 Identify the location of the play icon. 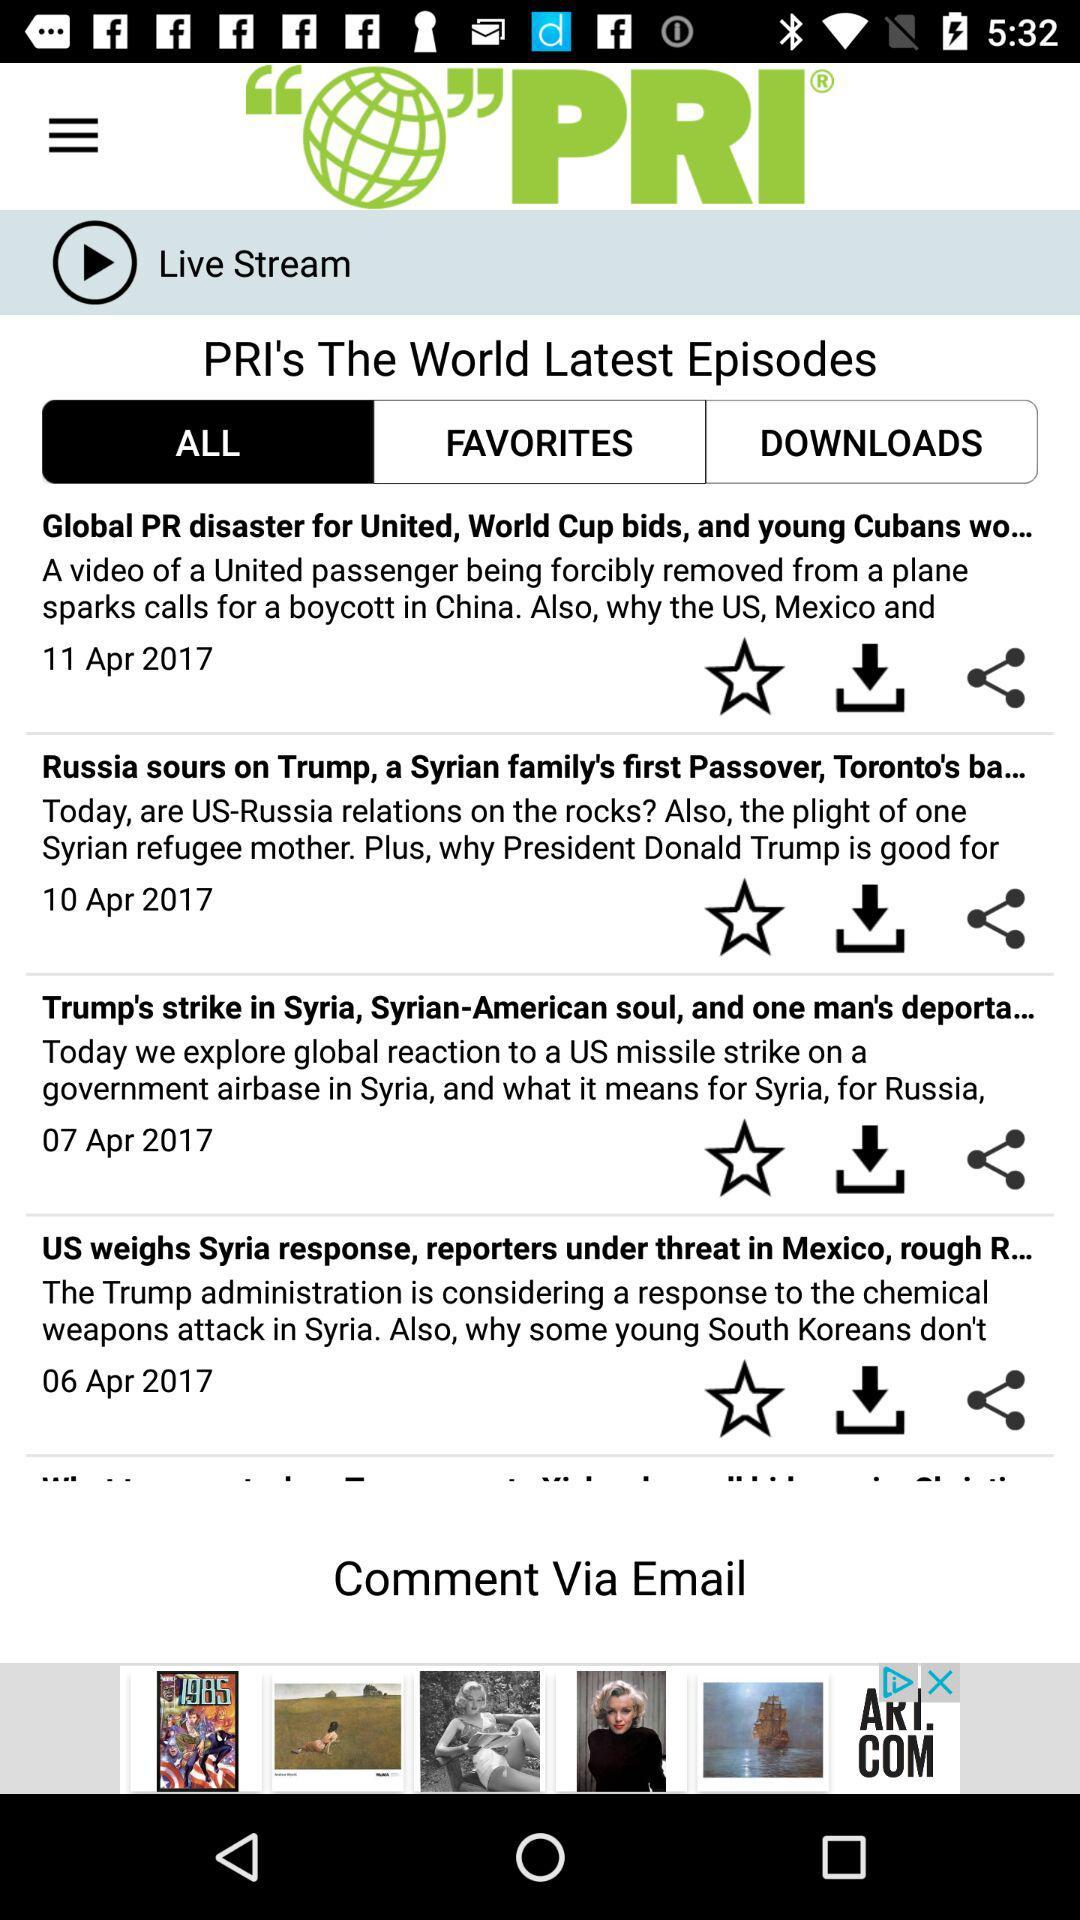
(94, 261).